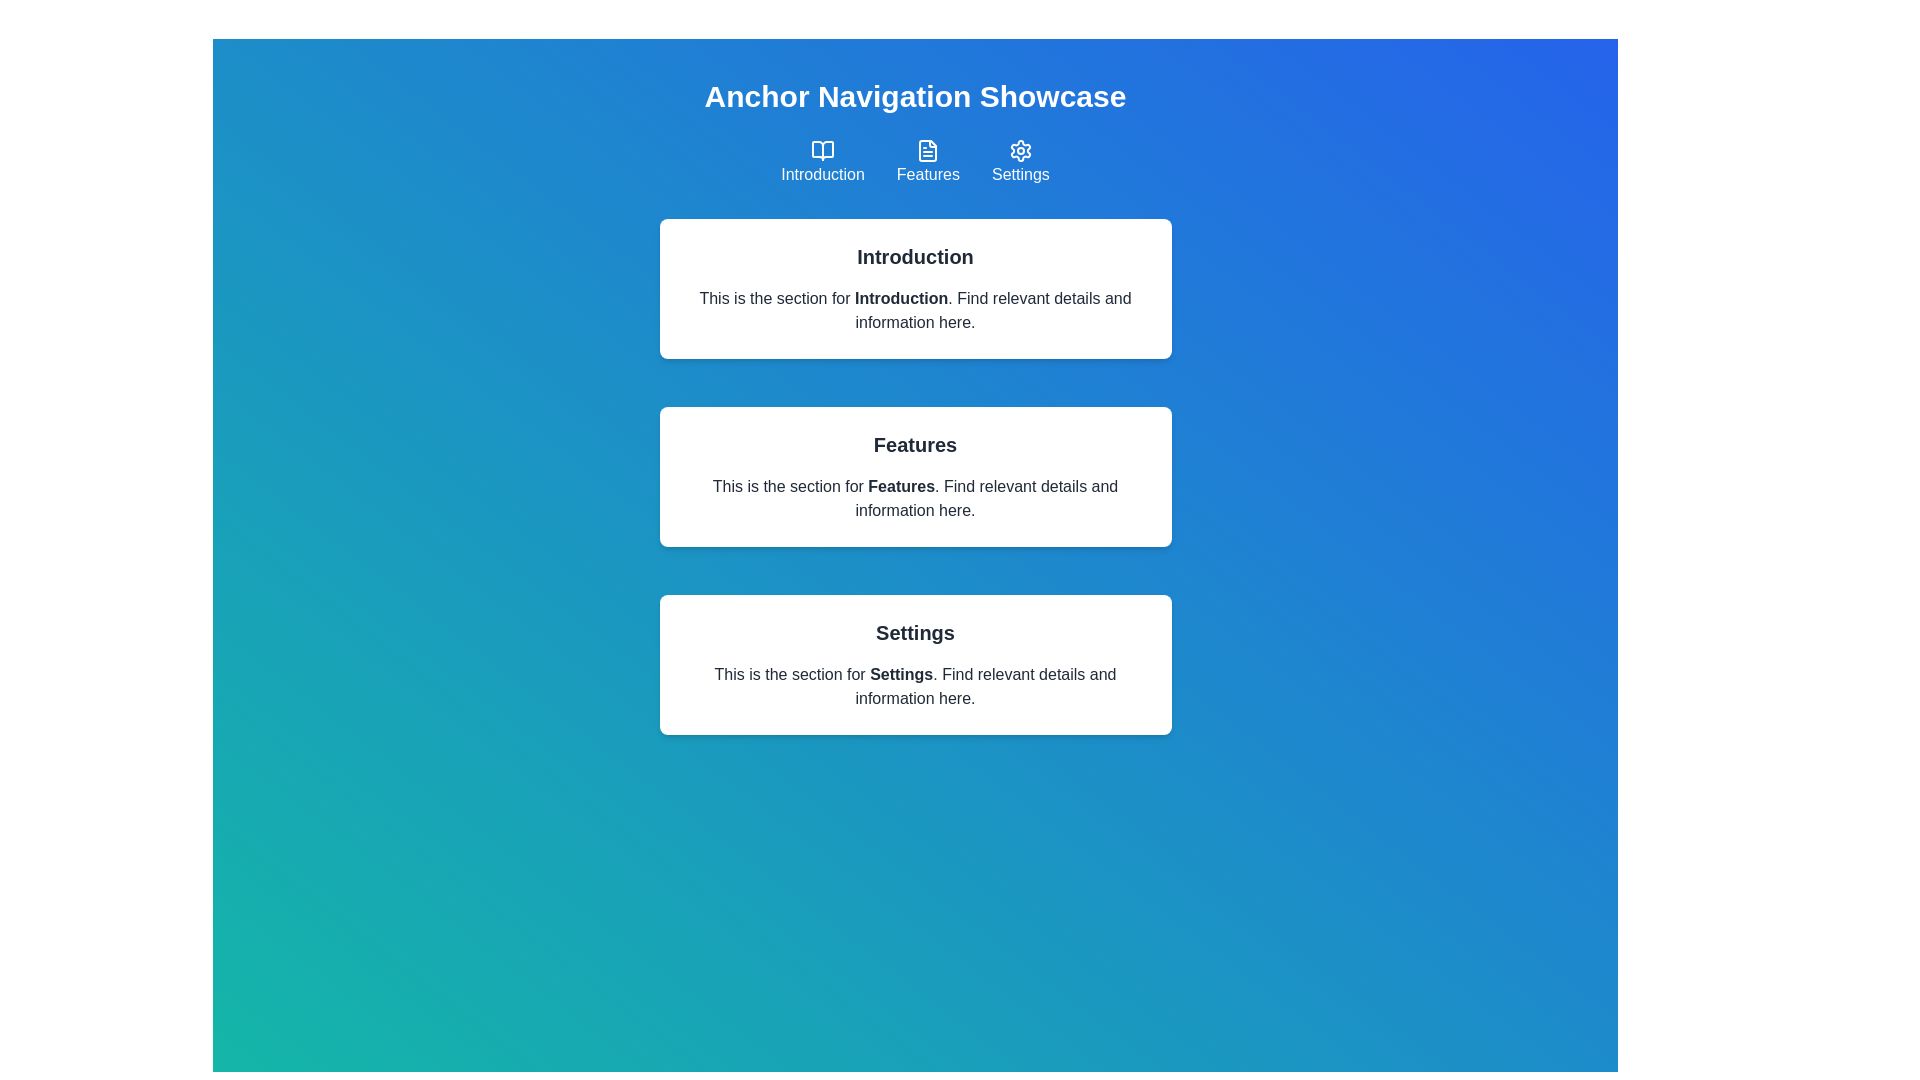 This screenshot has width=1920, height=1080. Describe the element at coordinates (927, 149) in the screenshot. I see `the 'Features' icon in the navigation bar` at that location.